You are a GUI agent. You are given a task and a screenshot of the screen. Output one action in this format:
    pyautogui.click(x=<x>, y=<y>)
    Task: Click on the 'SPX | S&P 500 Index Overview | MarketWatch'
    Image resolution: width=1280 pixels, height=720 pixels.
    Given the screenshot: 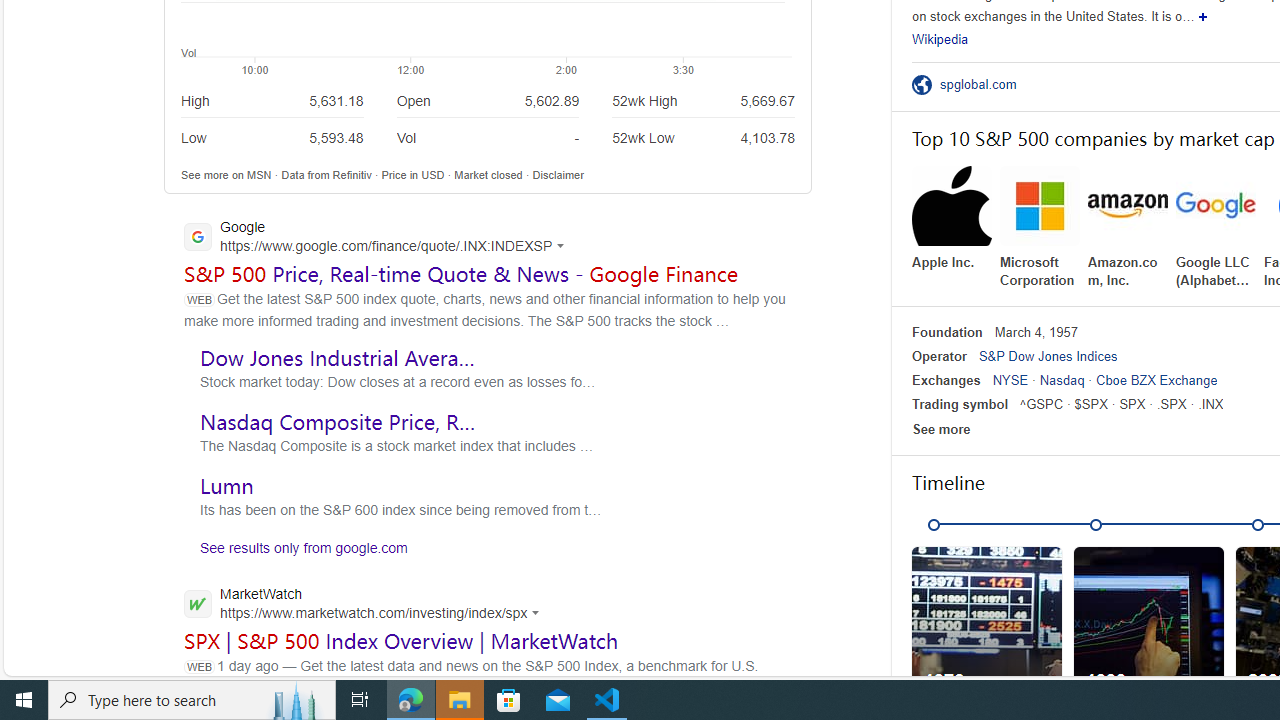 What is the action you would take?
    pyautogui.click(x=400, y=640)
    